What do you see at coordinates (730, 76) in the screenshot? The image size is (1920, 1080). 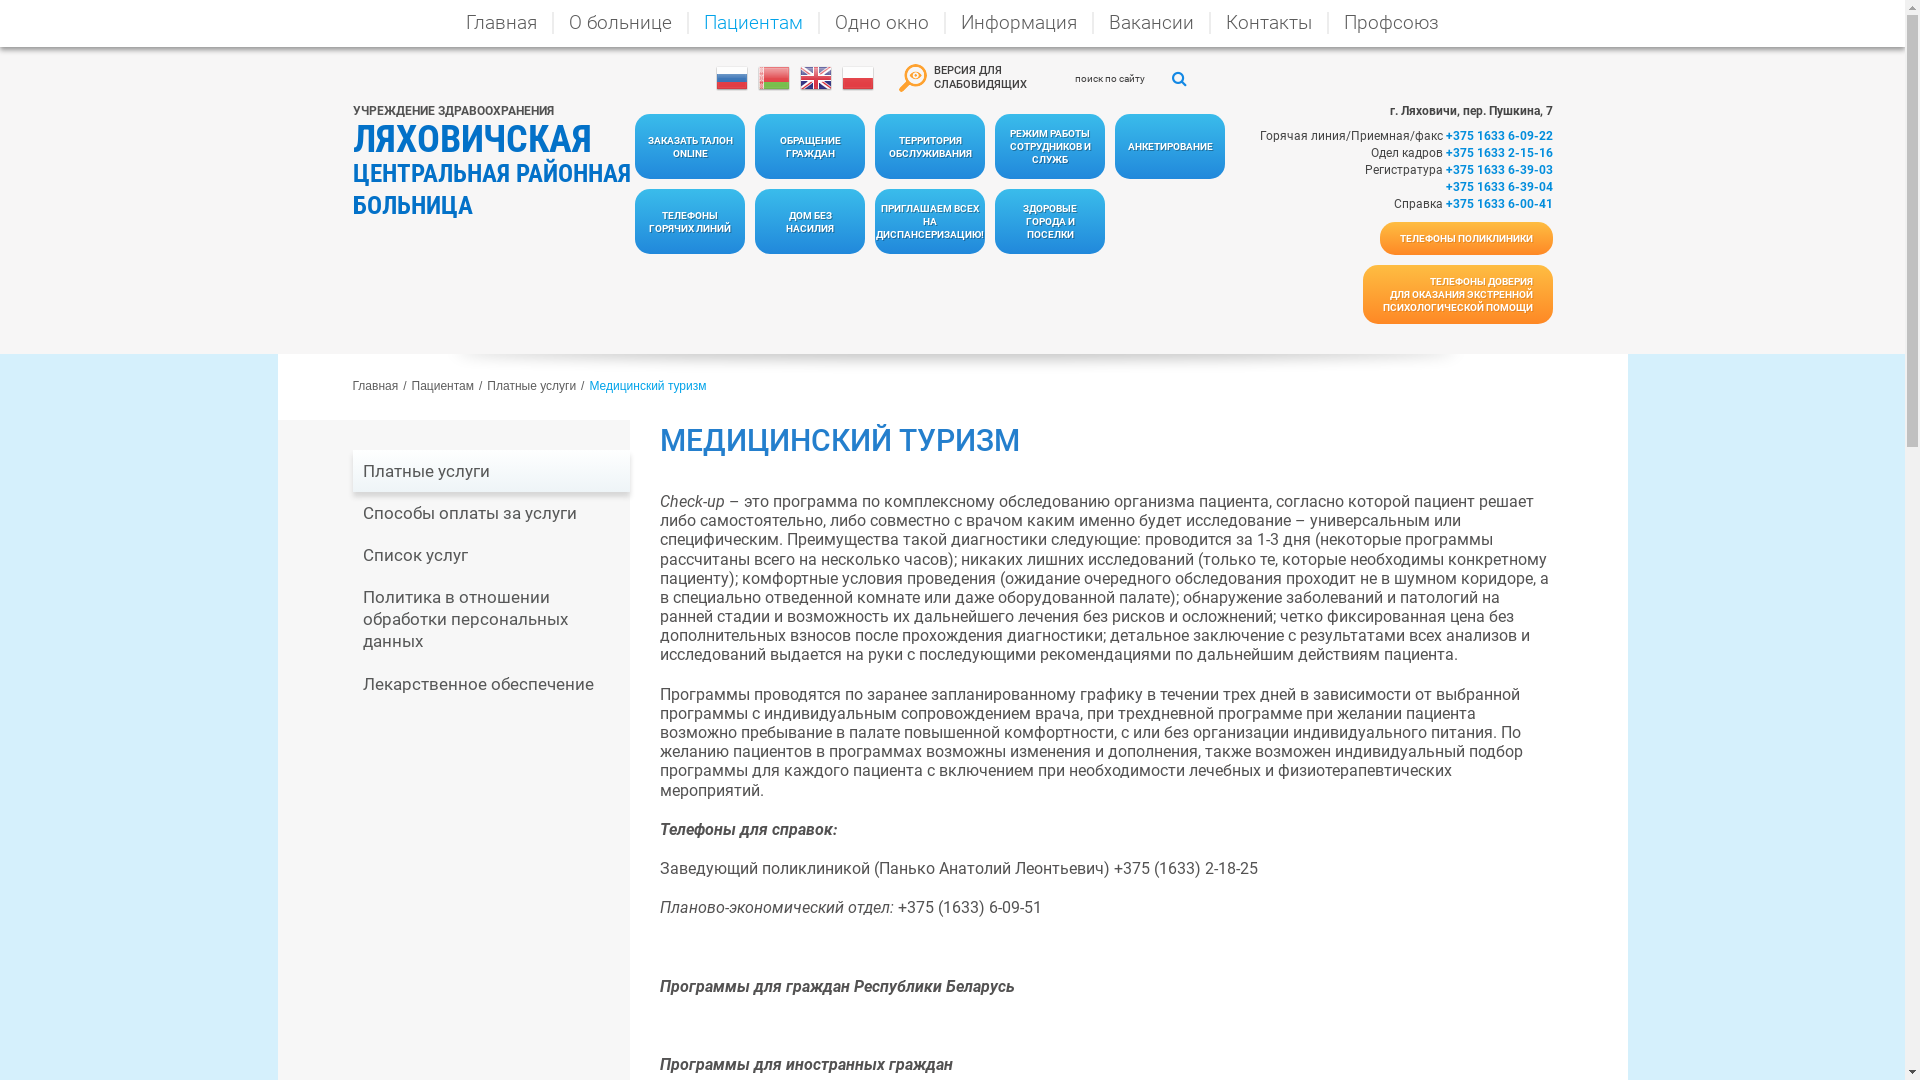 I see `'Russian'` at bounding box center [730, 76].